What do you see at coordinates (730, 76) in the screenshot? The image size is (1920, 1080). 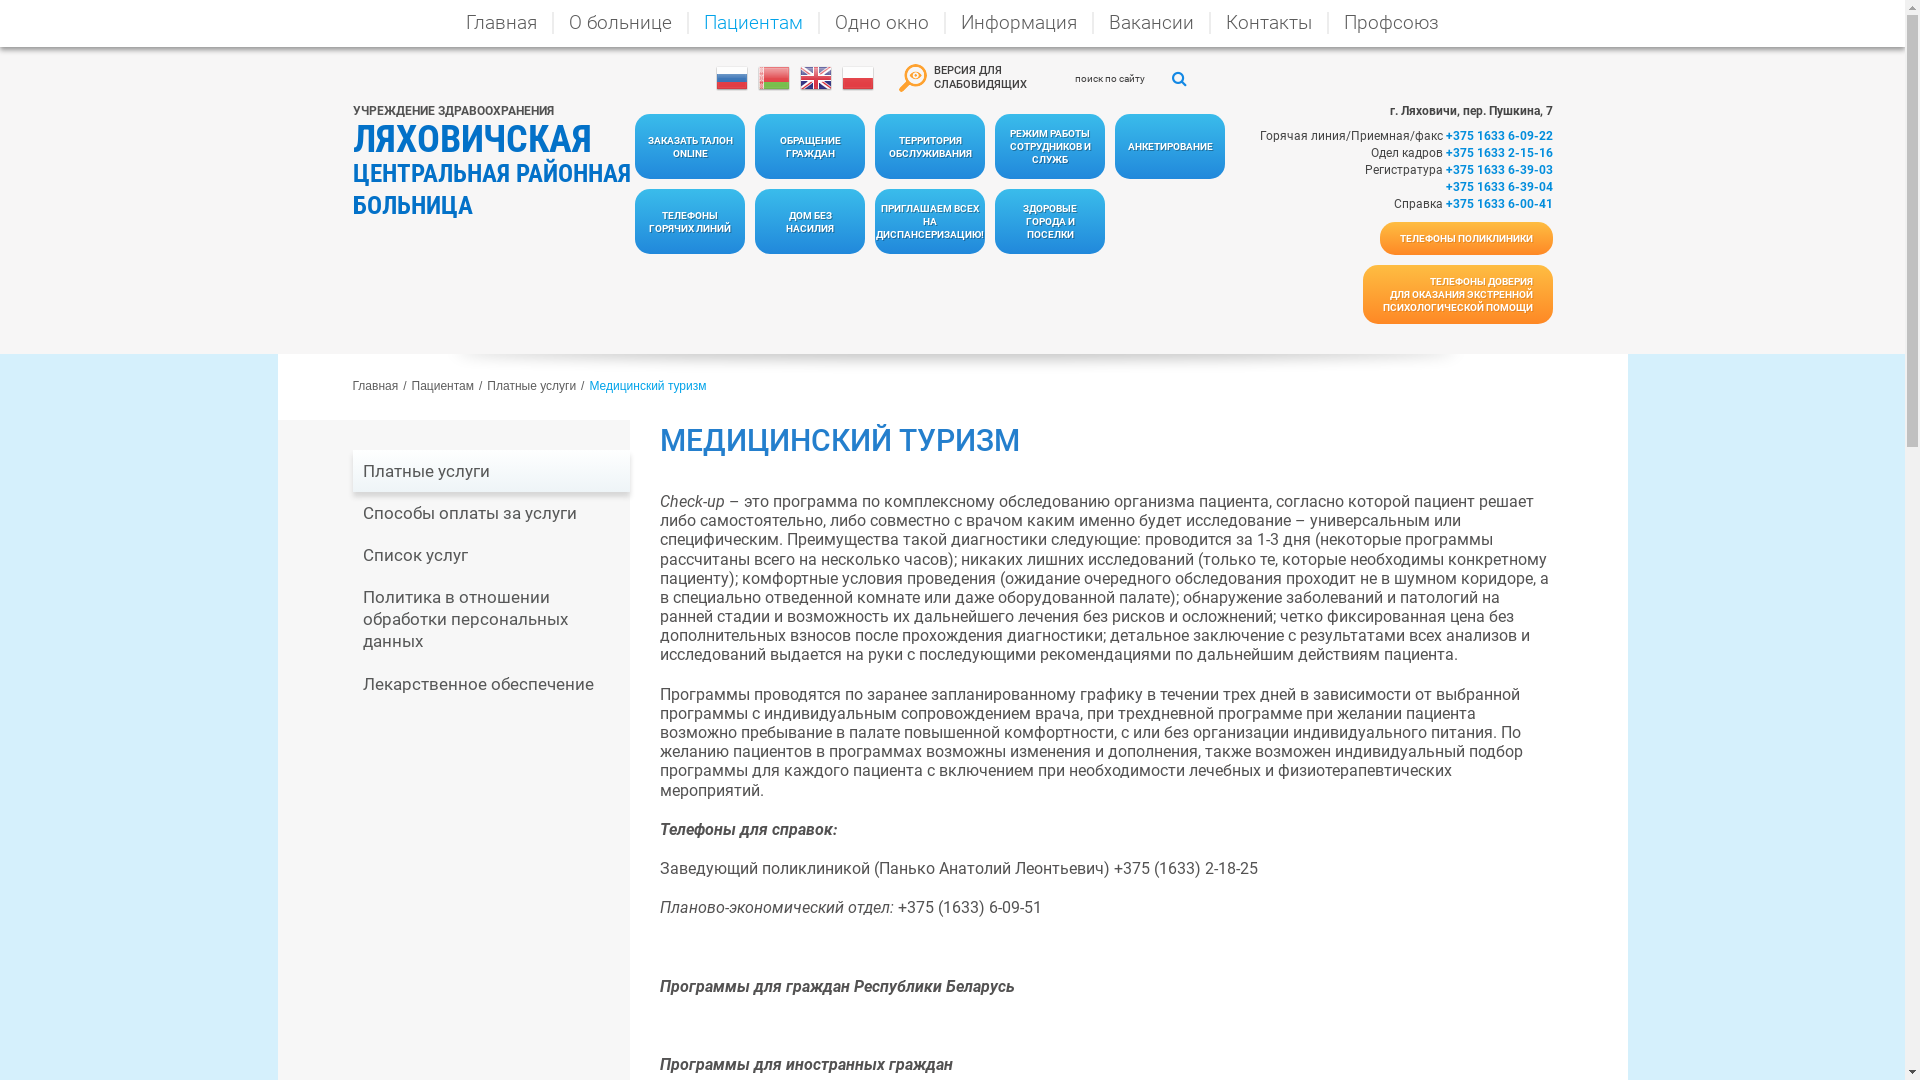 I see `'Russian'` at bounding box center [730, 76].